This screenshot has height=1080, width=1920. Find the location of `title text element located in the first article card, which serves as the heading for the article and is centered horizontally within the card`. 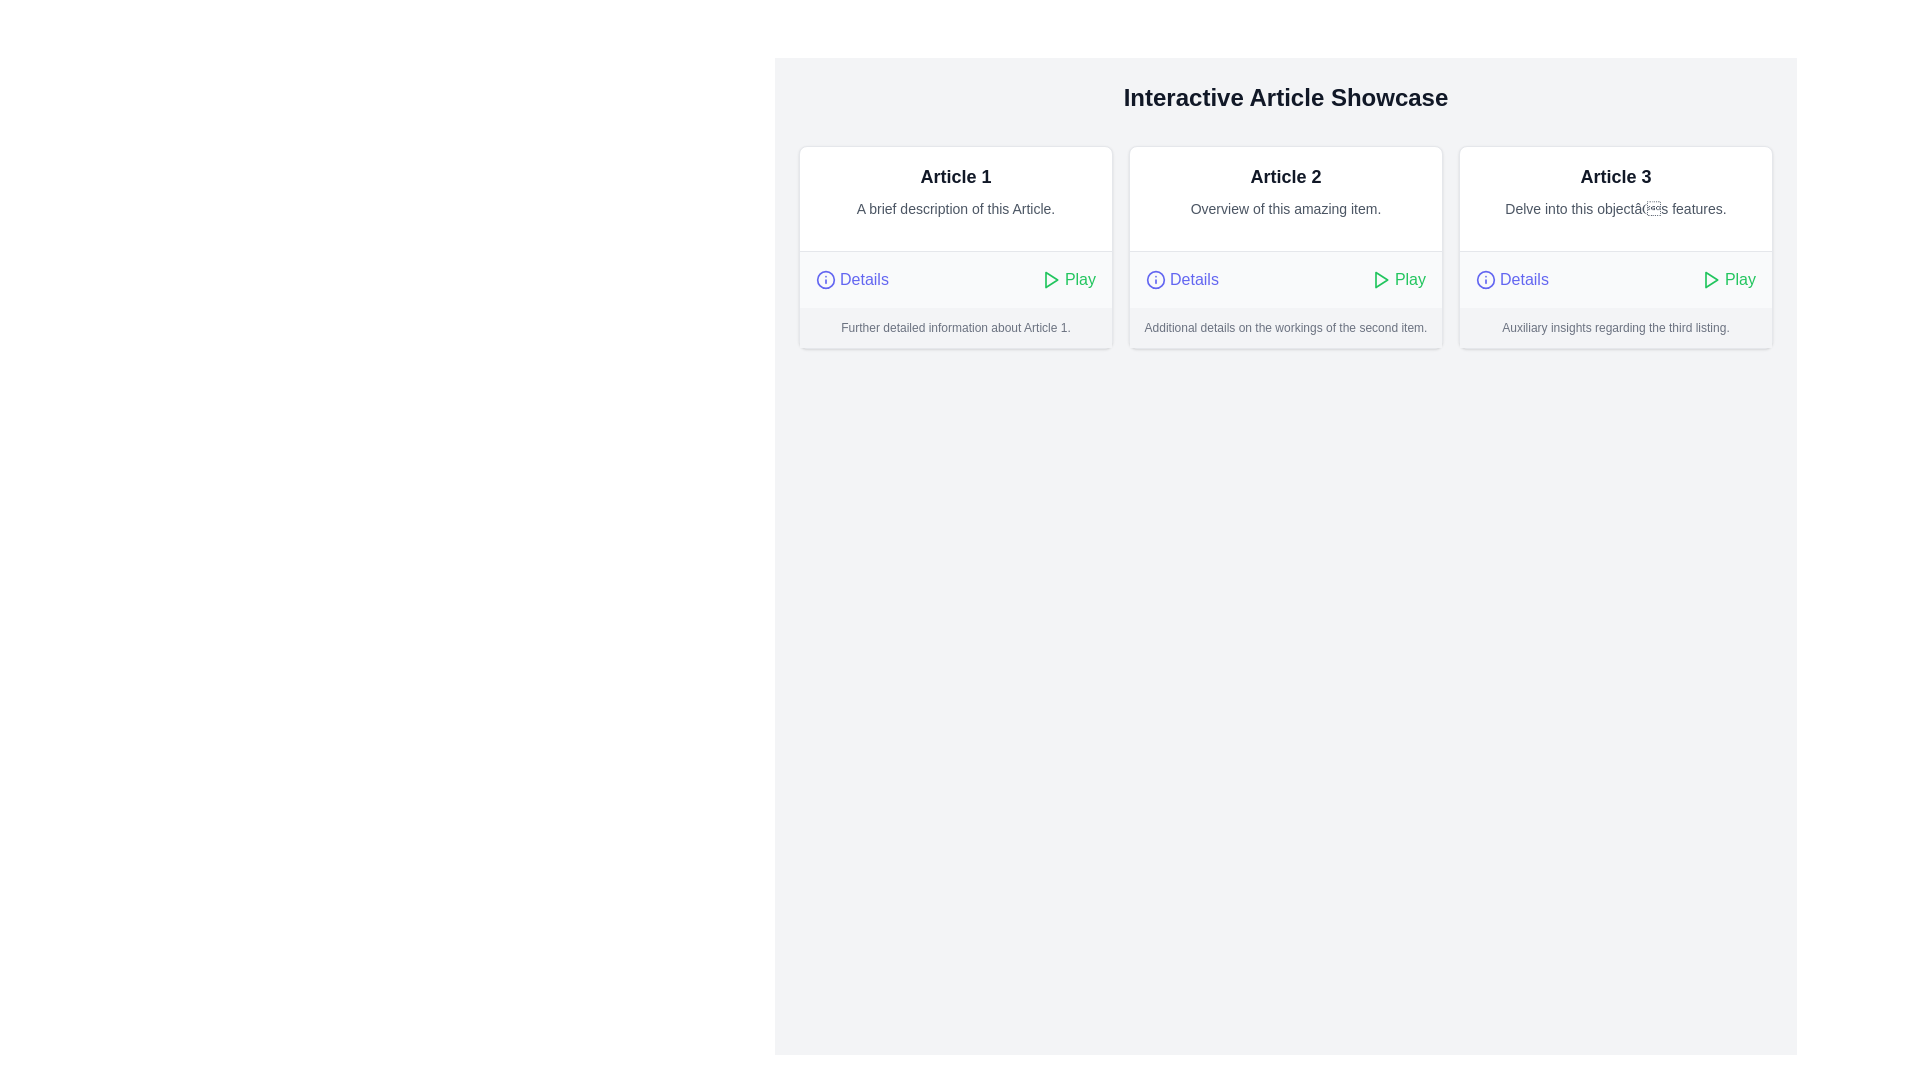

title text element located in the first article card, which serves as the heading for the article and is centered horizontally within the card is located at coordinates (954, 176).